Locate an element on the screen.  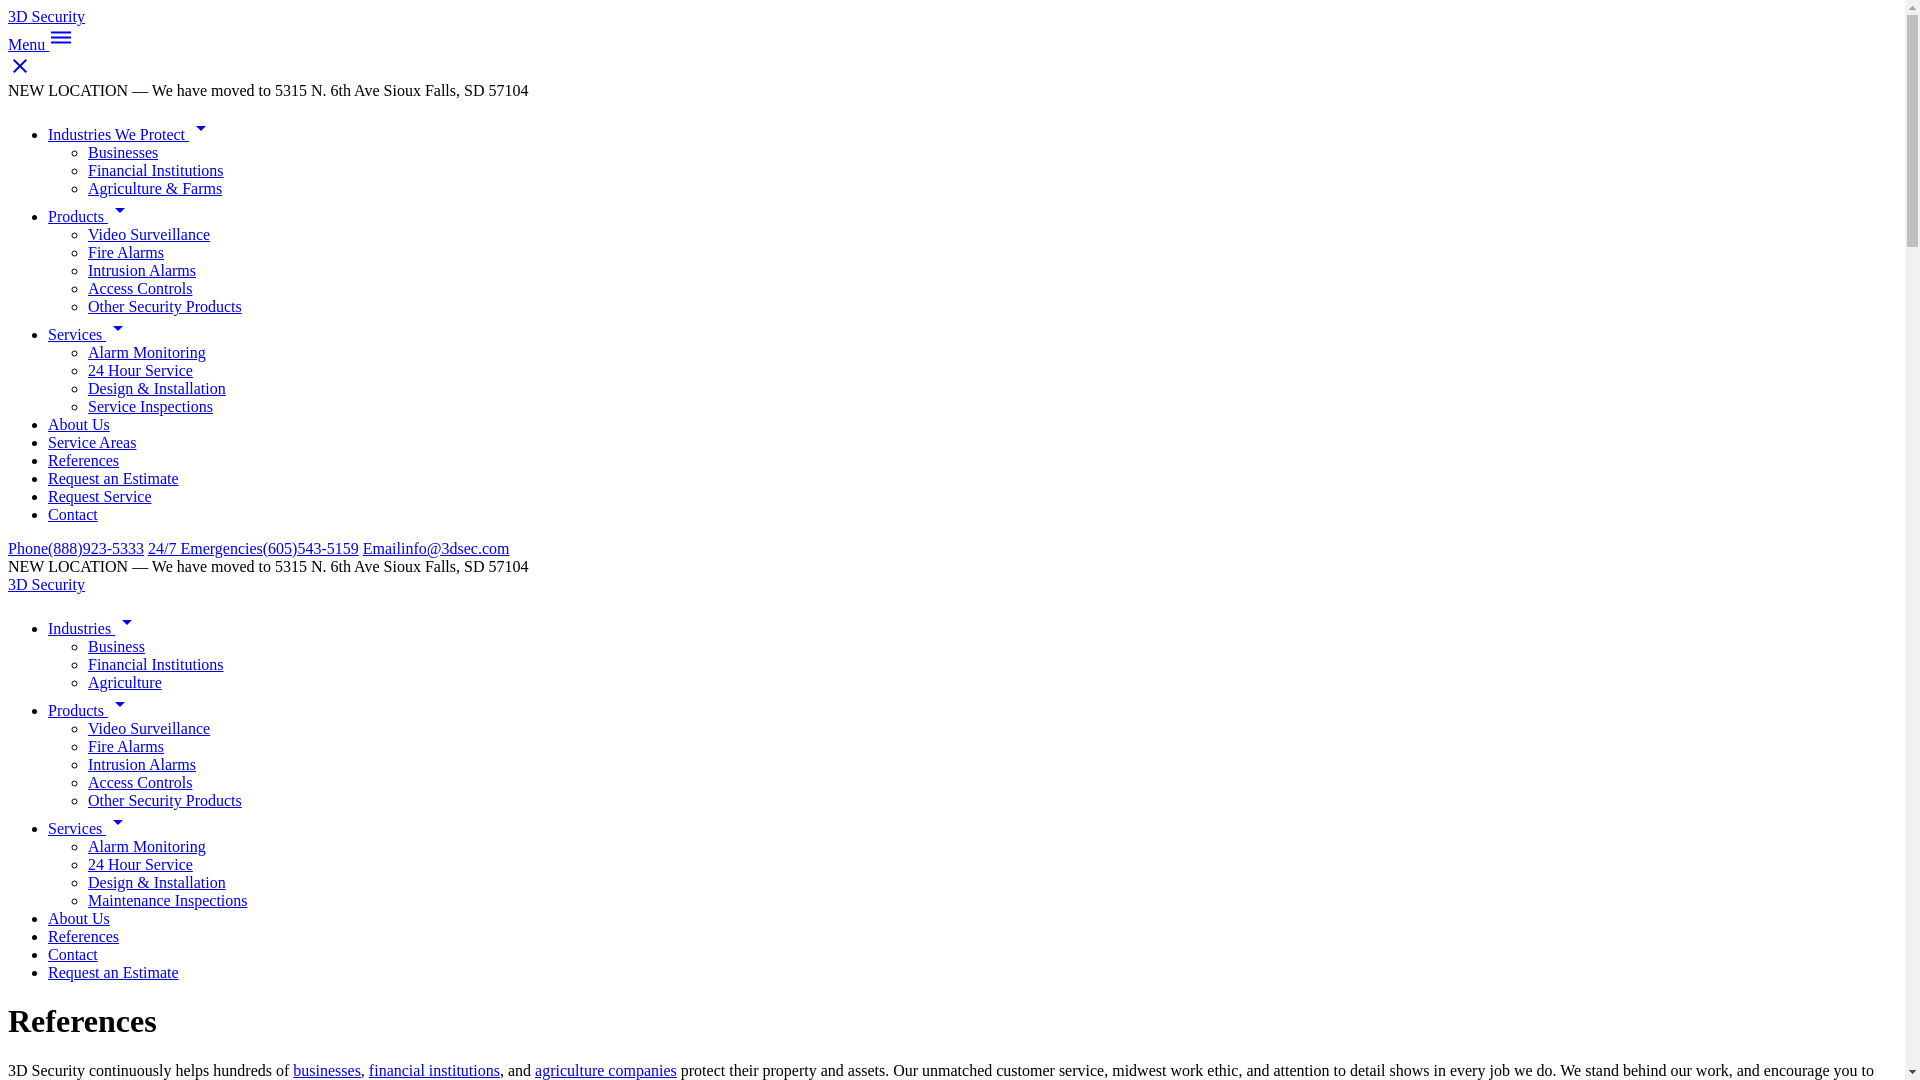
'Other Security Products' is located at coordinates (164, 799).